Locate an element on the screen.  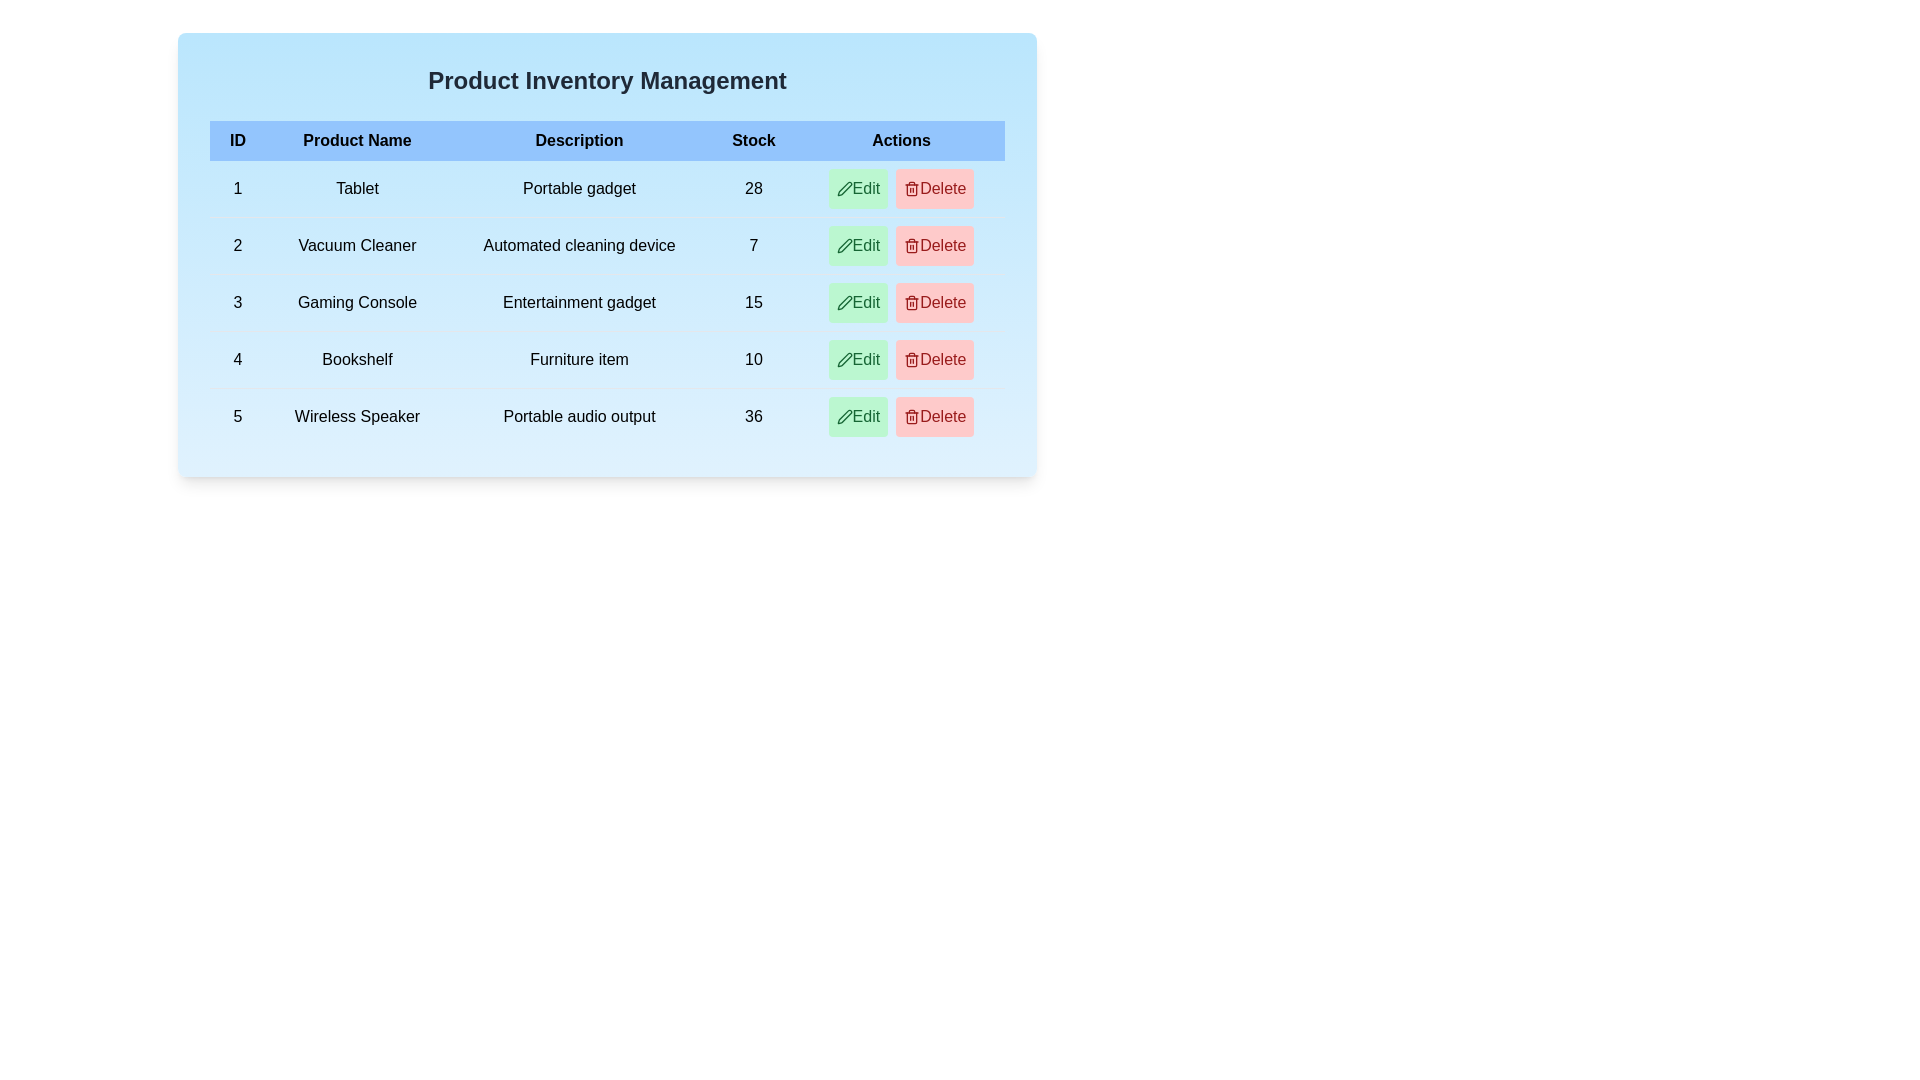
the red trash bin icon button located in the third row of the actions column, which indicates a delete action is located at coordinates (911, 303).